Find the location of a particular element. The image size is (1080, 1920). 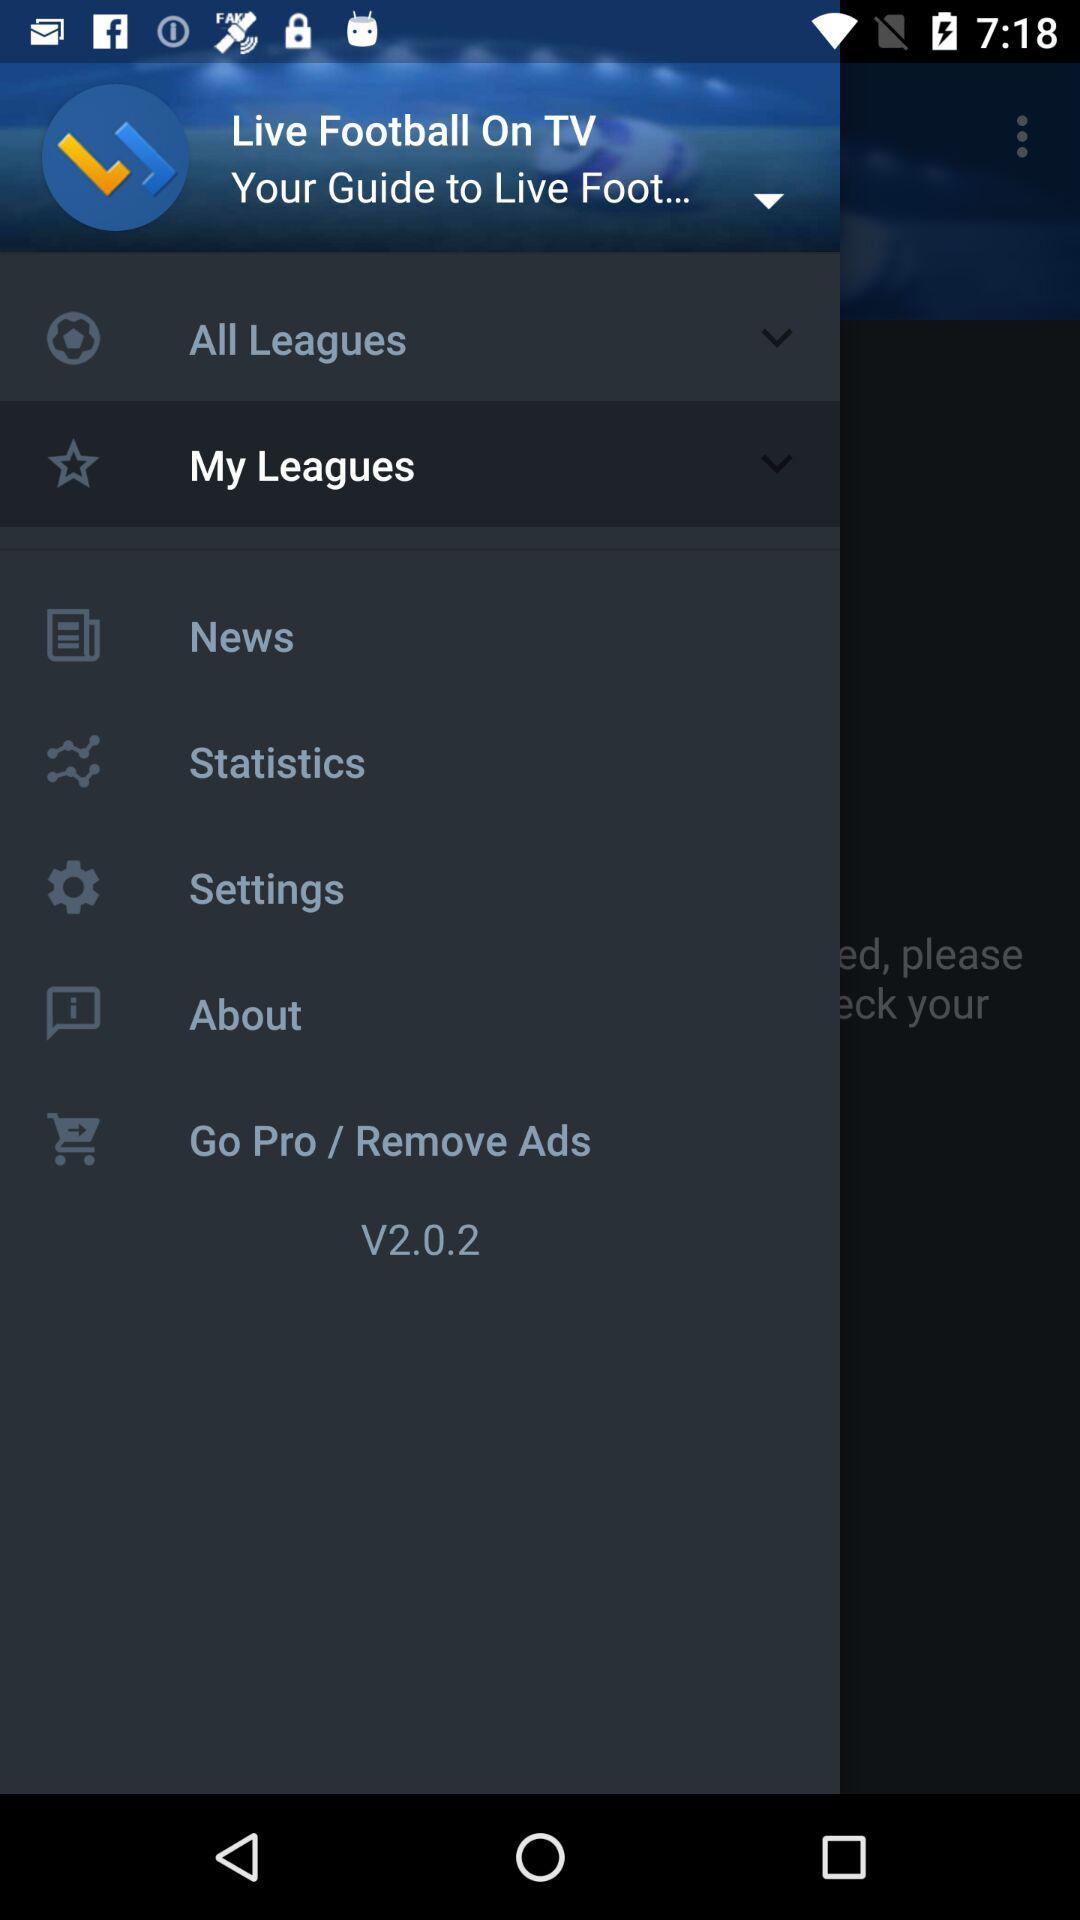

item to the left of the live football on icon is located at coordinates (72, 135).